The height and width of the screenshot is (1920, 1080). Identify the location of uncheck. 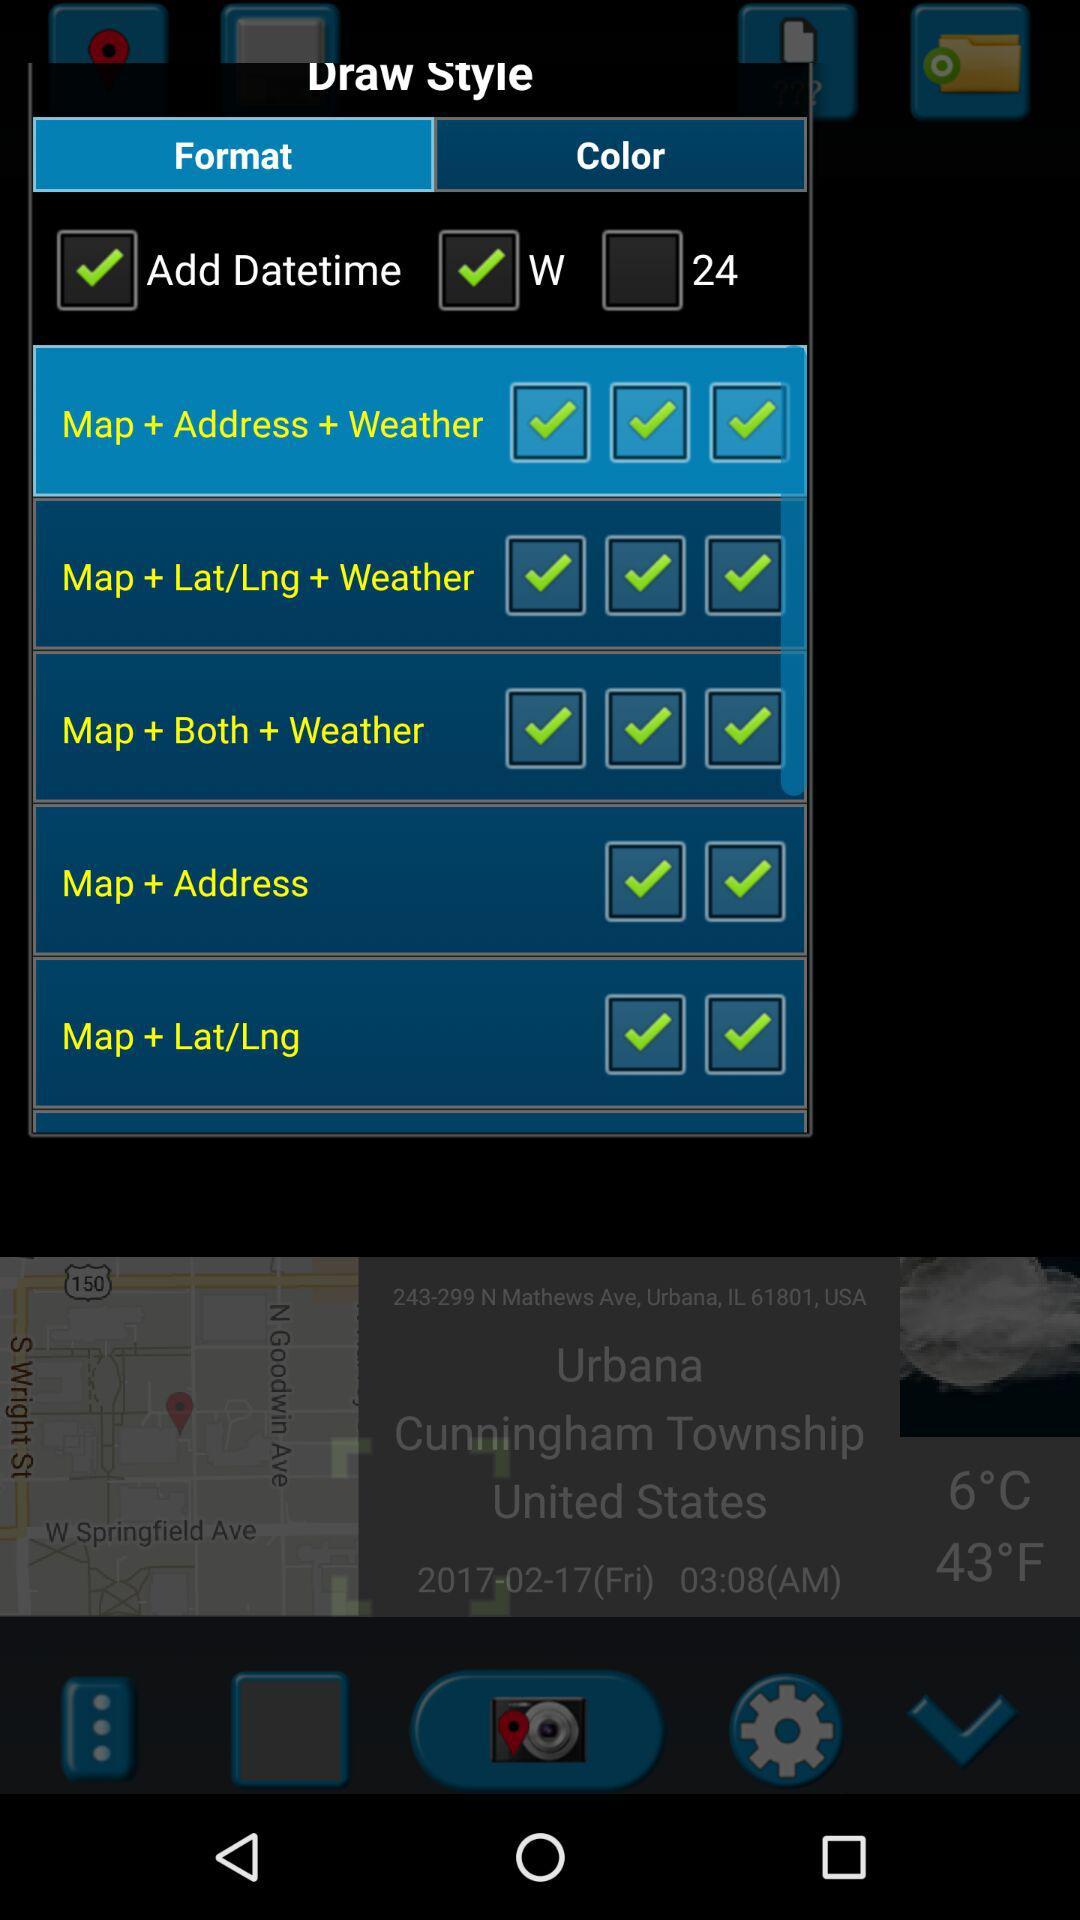
(744, 879).